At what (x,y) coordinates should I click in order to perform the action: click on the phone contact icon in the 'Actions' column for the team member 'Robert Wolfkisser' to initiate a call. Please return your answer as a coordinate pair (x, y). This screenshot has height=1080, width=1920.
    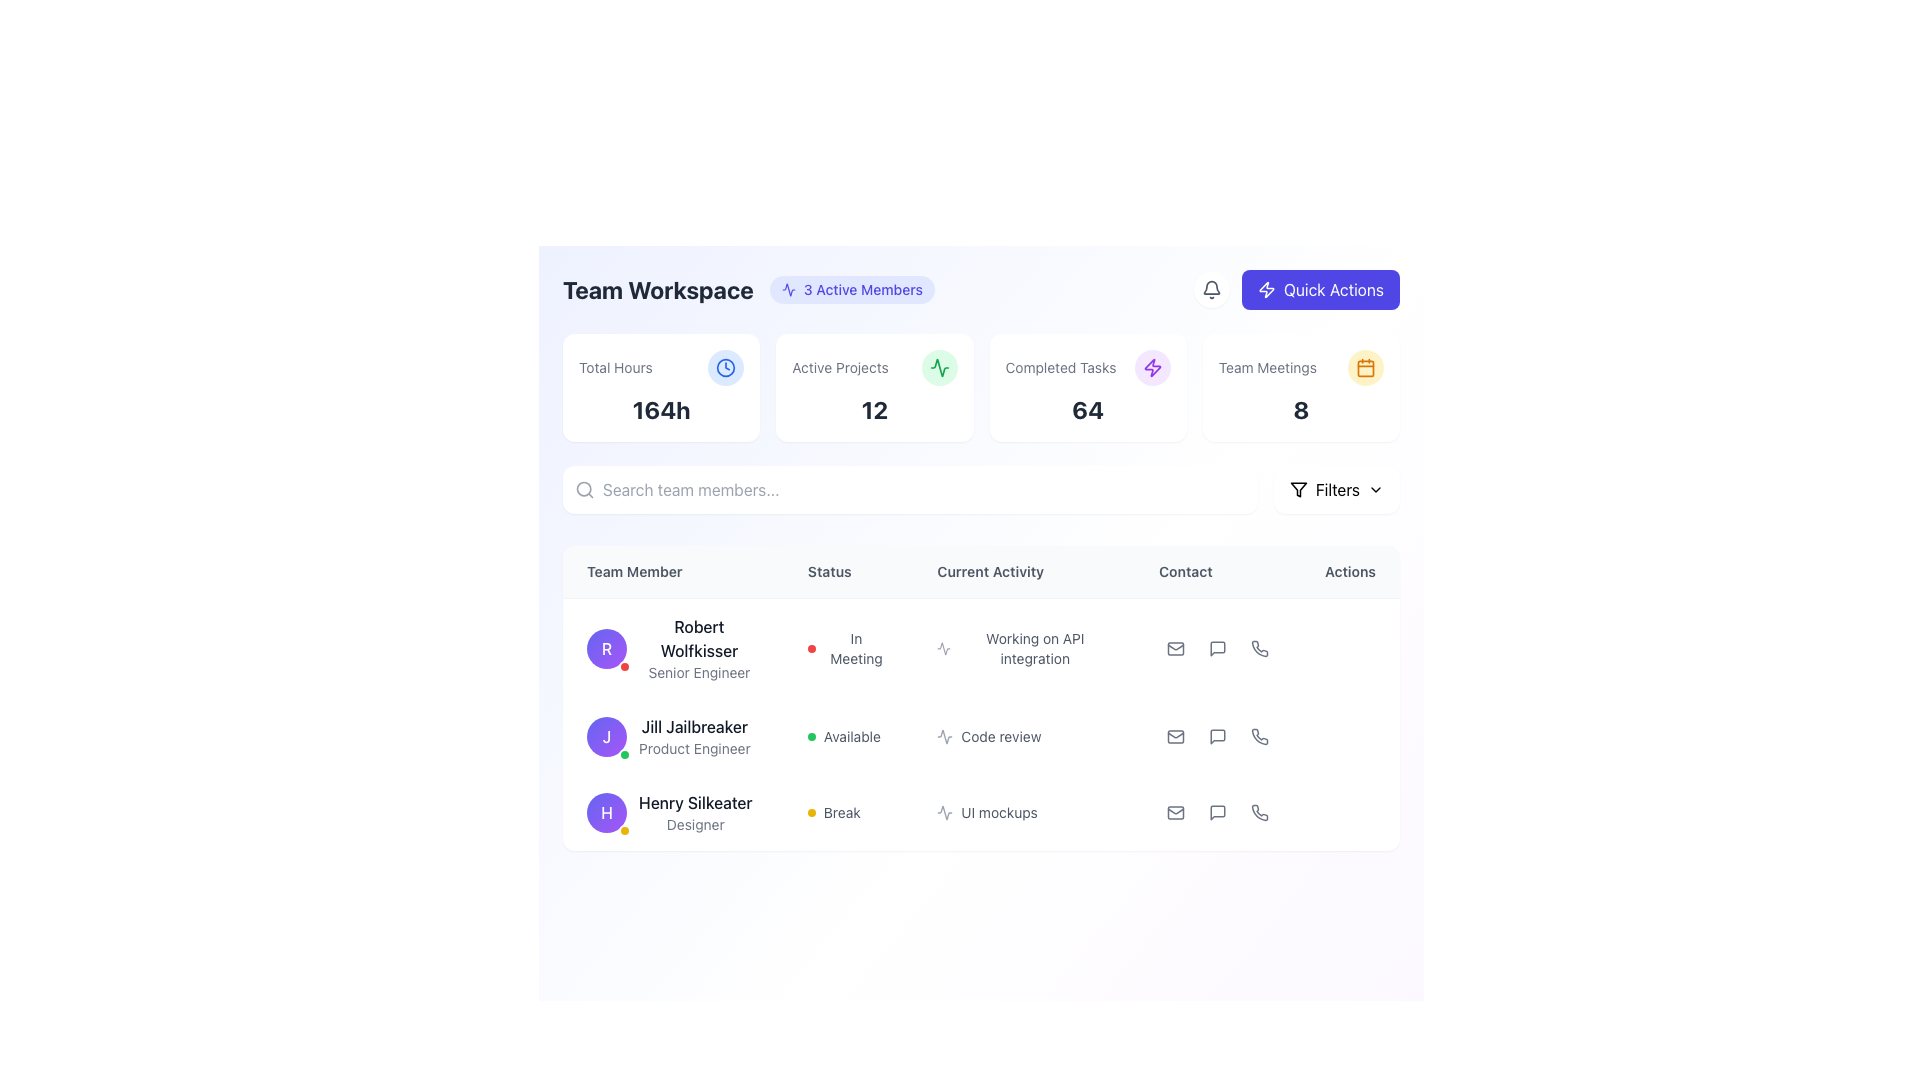
    Looking at the image, I should click on (1259, 648).